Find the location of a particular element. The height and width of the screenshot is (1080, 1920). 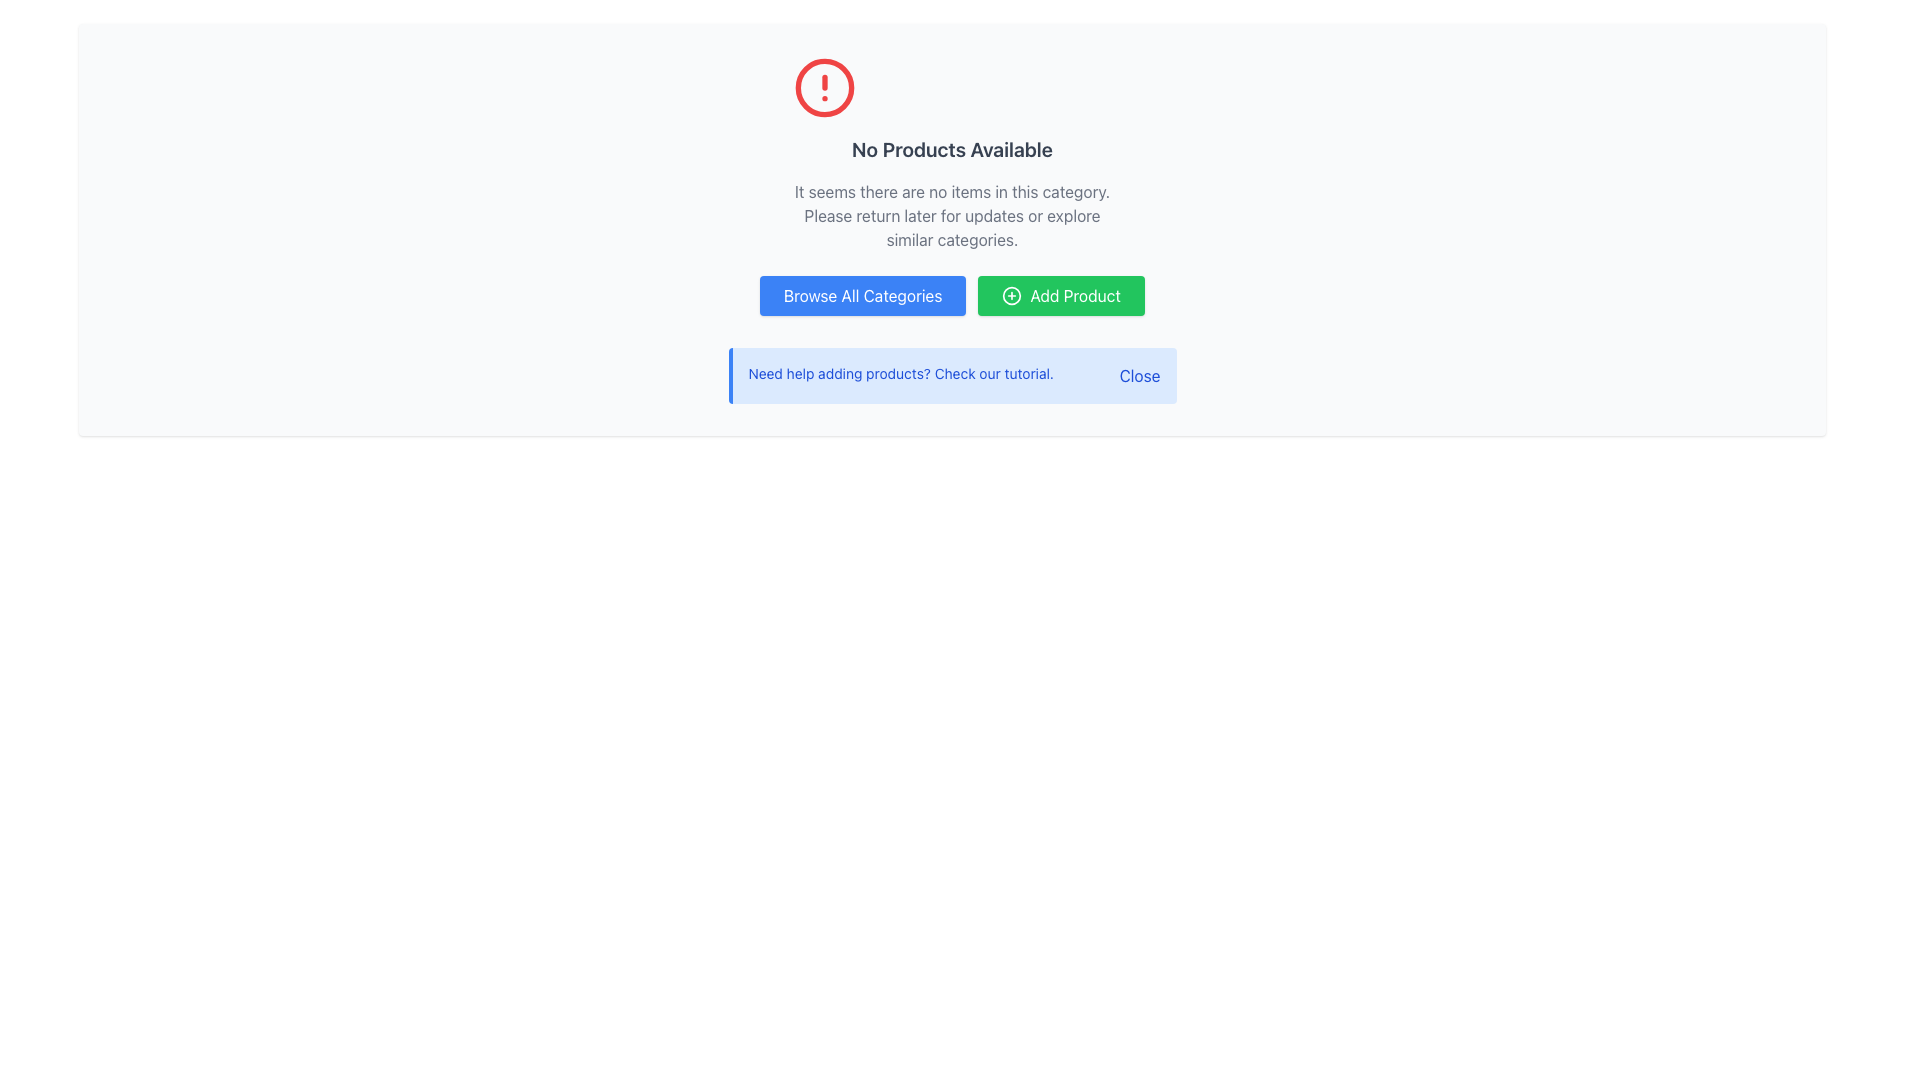

the Notification Panel that displays a message indicating 'No Products Available', which is centrally placed in the notification area above the buttons 'Browse All Categories' and 'Add Product' is located at coordinates (951, 153).